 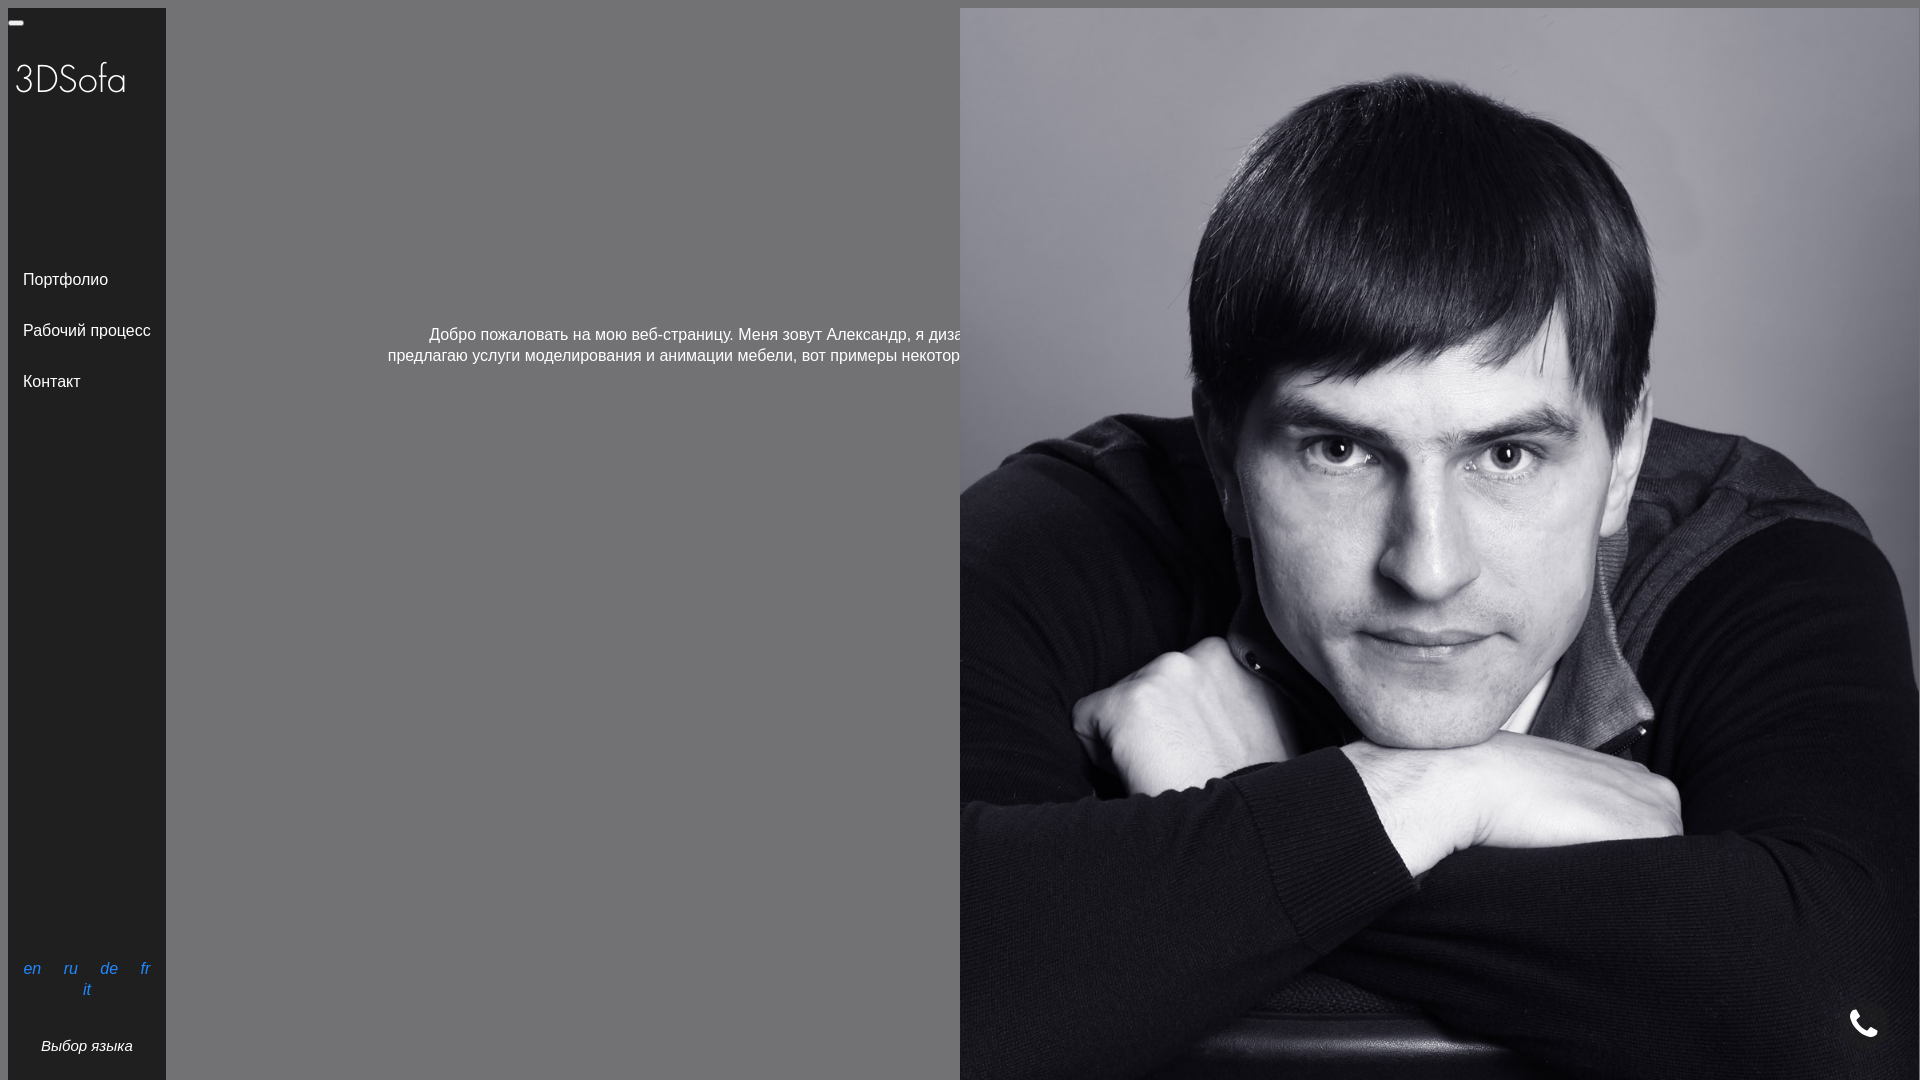 What do you see at coordinates (15, 23) in the screenshot?
I see `'3DSofa'` at bounding box center [15, 23].